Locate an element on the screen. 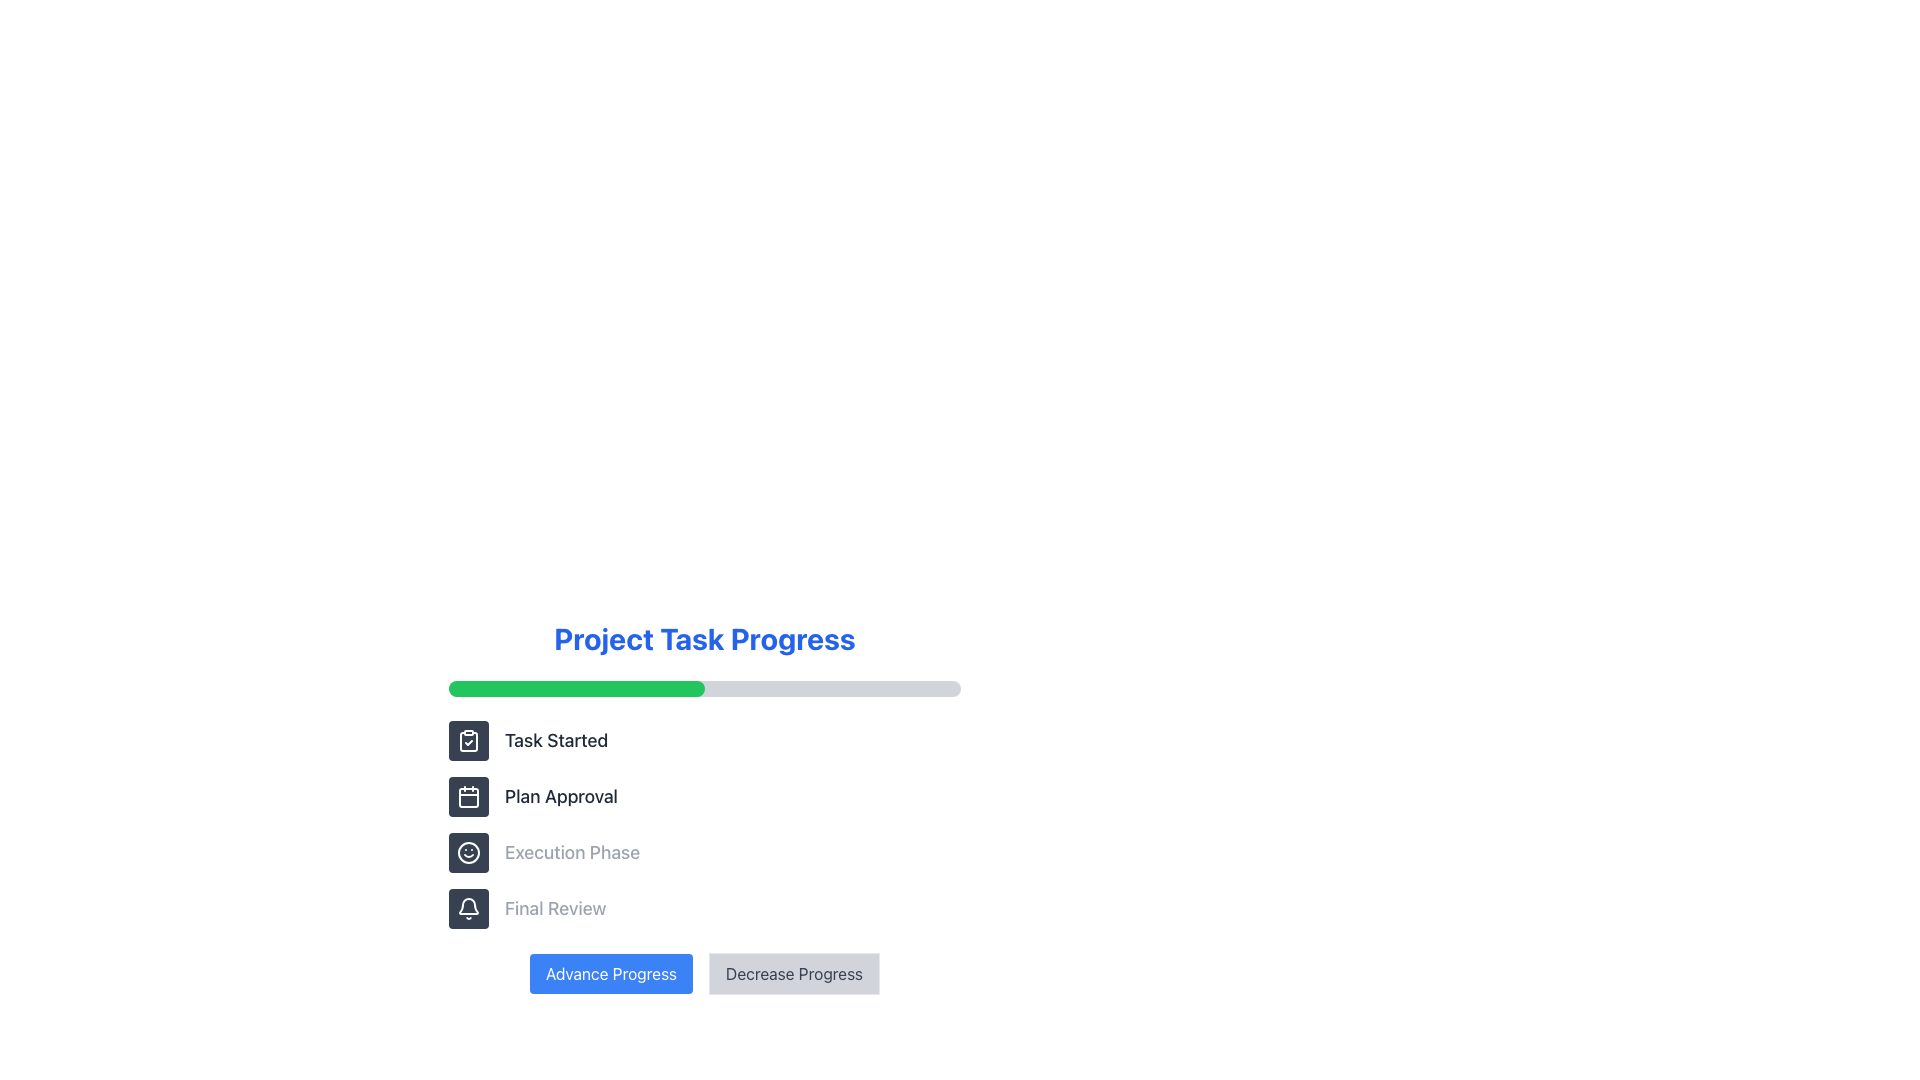  the text label displaying 'Task Started', which is the first element in a vertical list on the left side of the interface, located below the 'Project Task Progress' progress bar is located at coordinates (556, 740).